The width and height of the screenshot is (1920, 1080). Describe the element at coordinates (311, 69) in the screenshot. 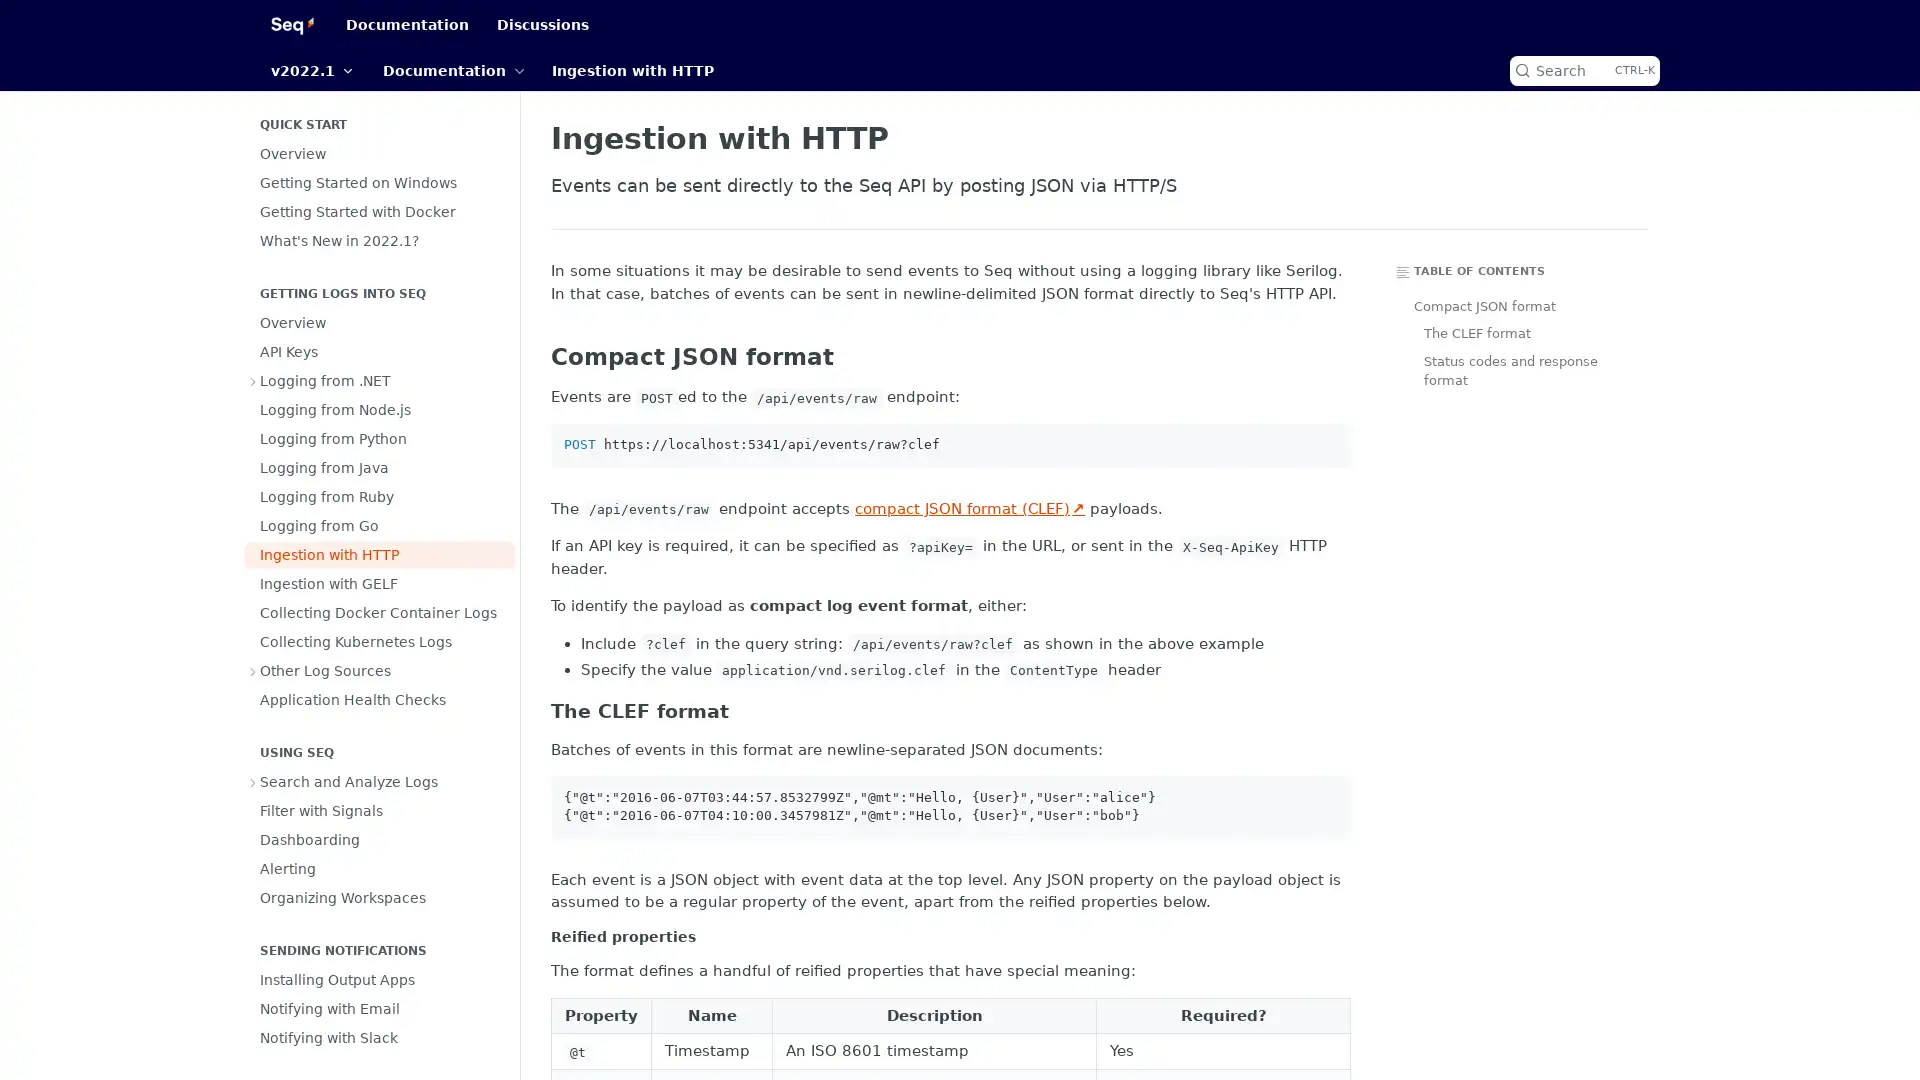

I see `v2022.1` at that location.